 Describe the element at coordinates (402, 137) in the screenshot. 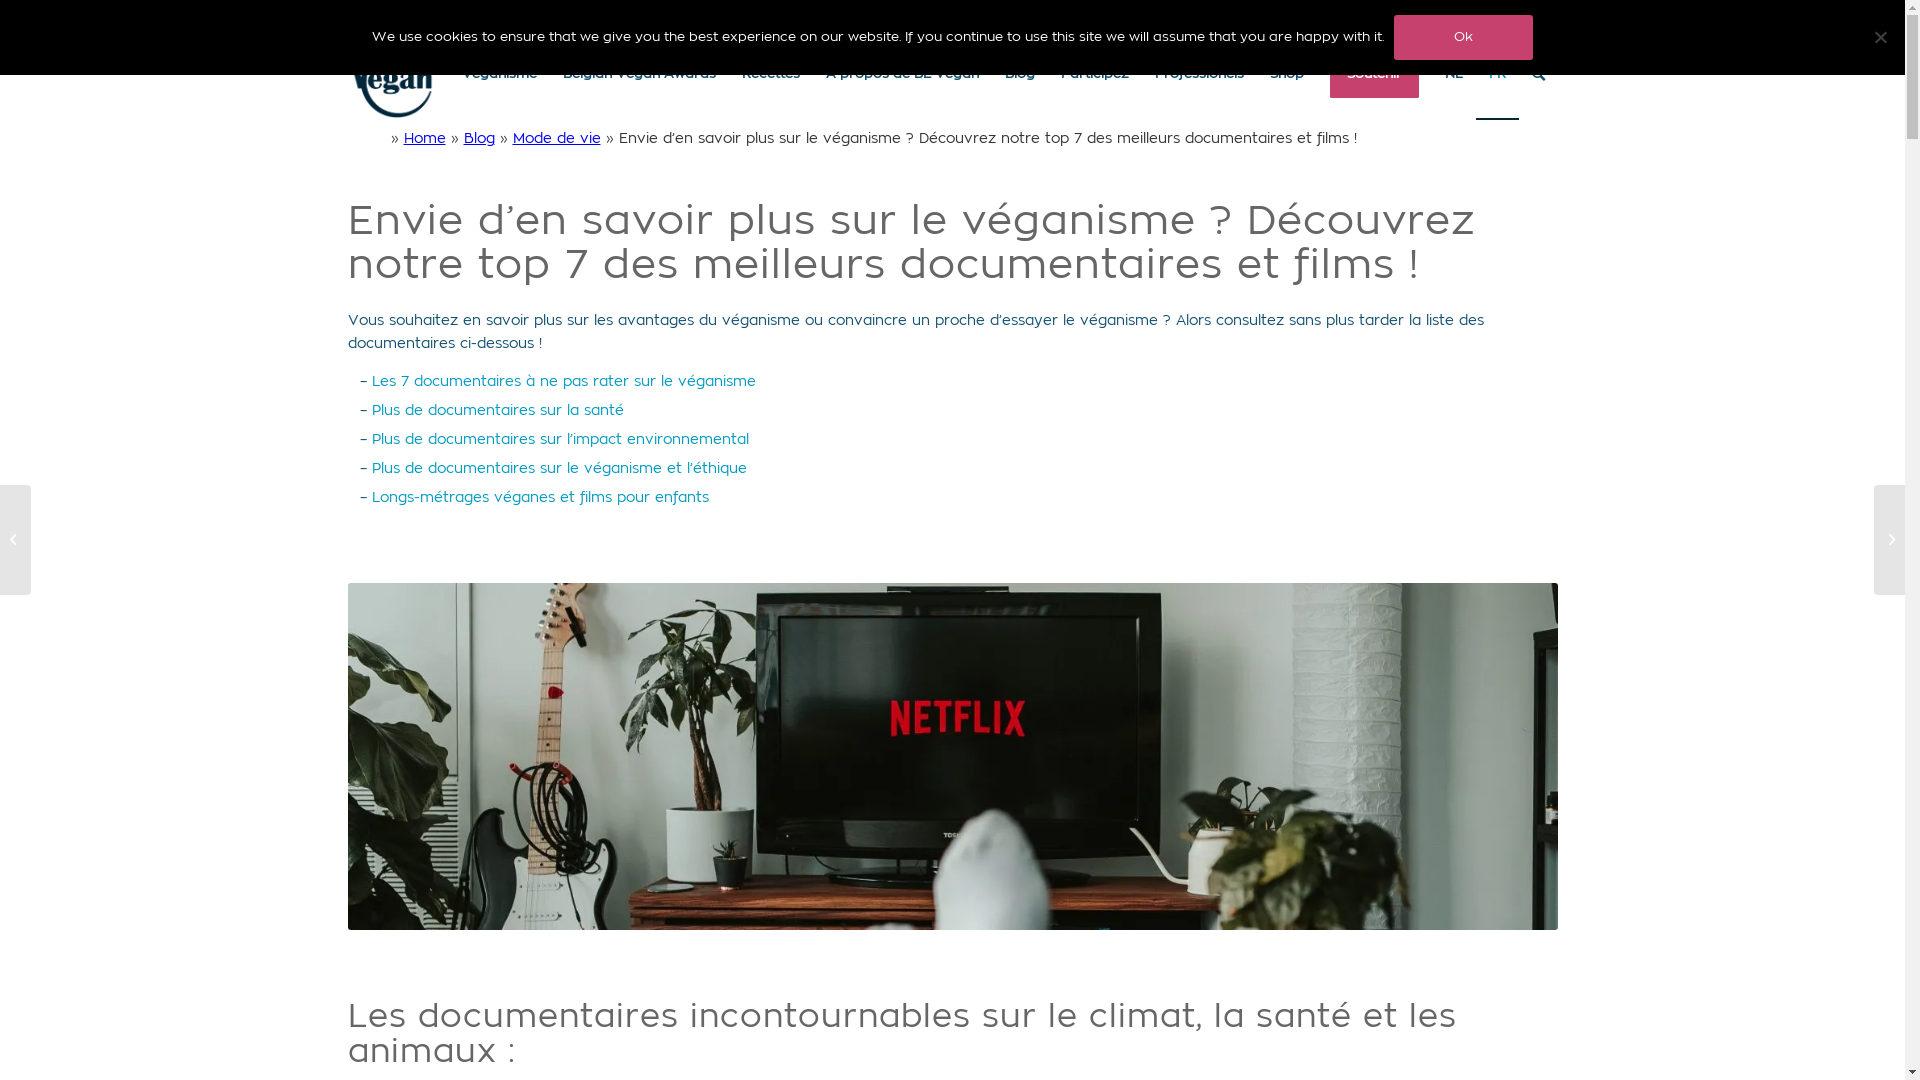

I see `'Home'` at that location.